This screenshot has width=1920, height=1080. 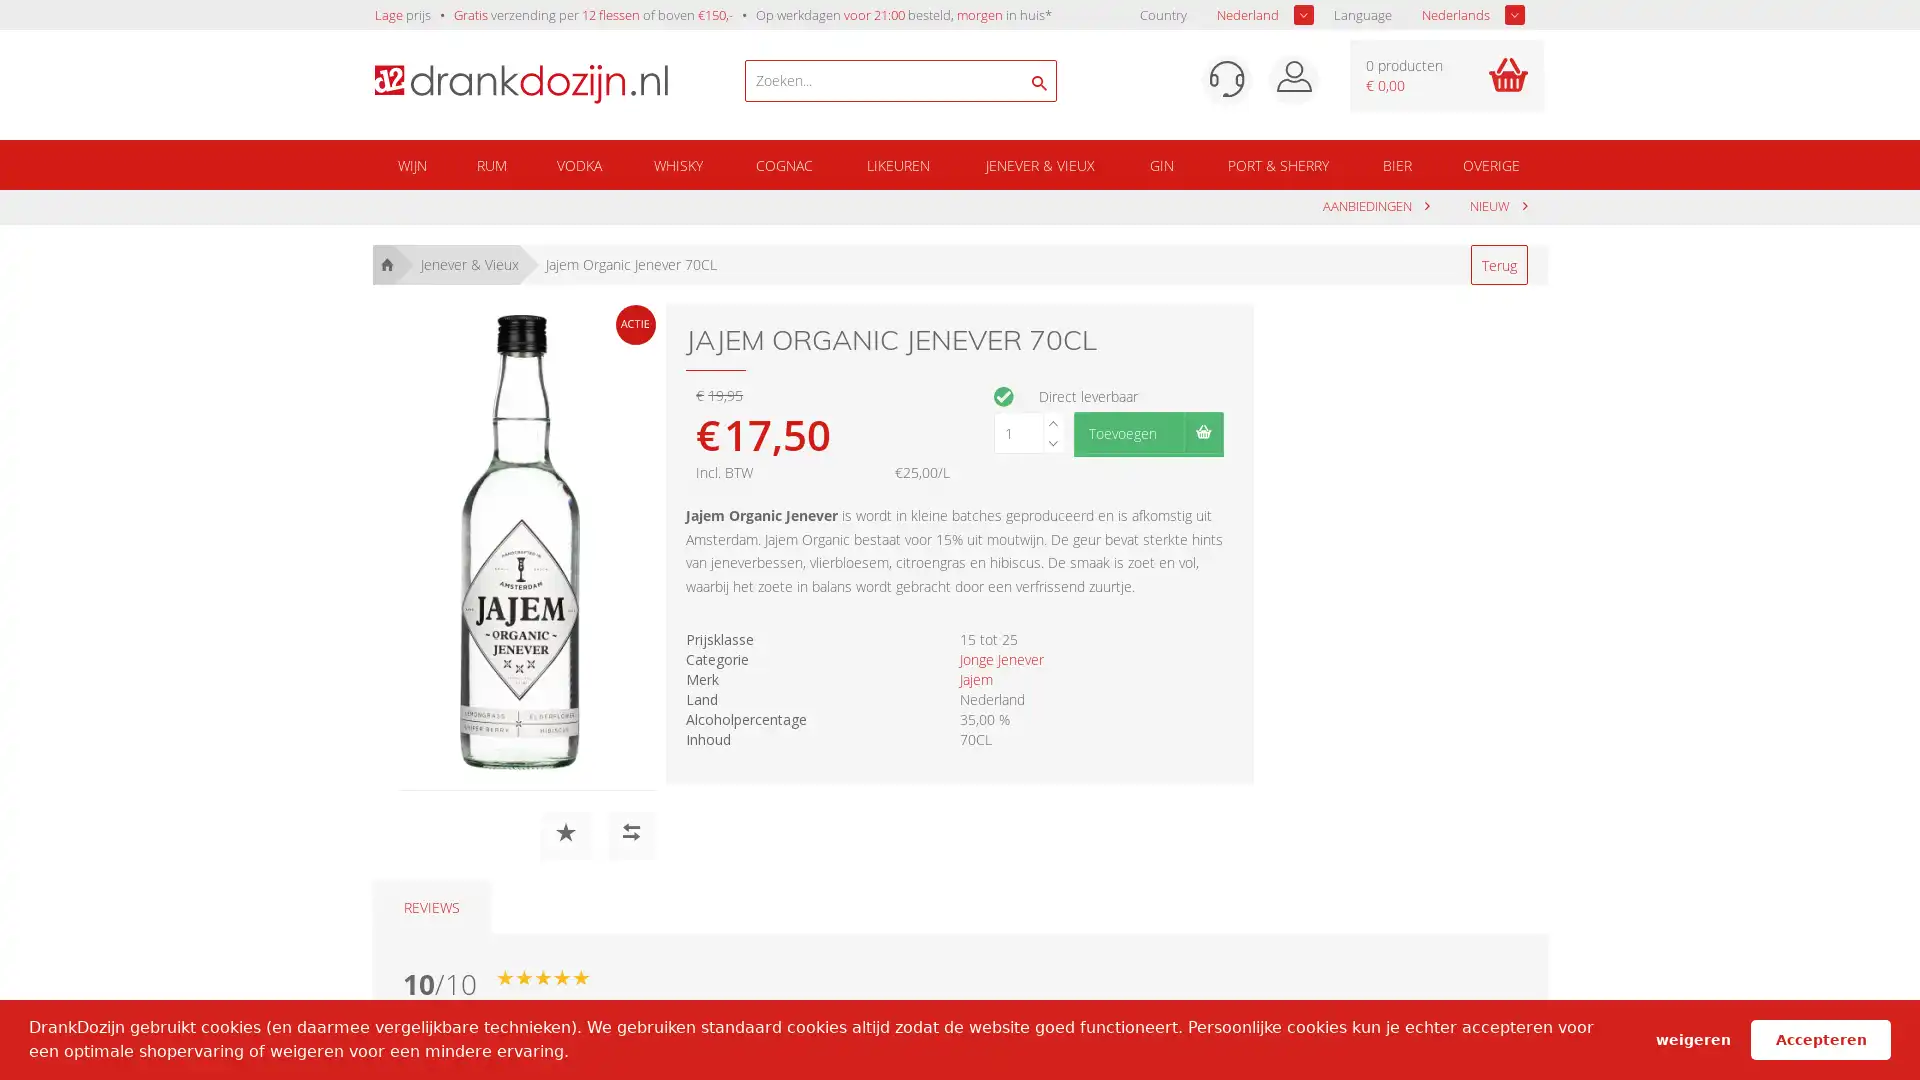 I want to click on REVIEWS, so click(x=430, y=907).